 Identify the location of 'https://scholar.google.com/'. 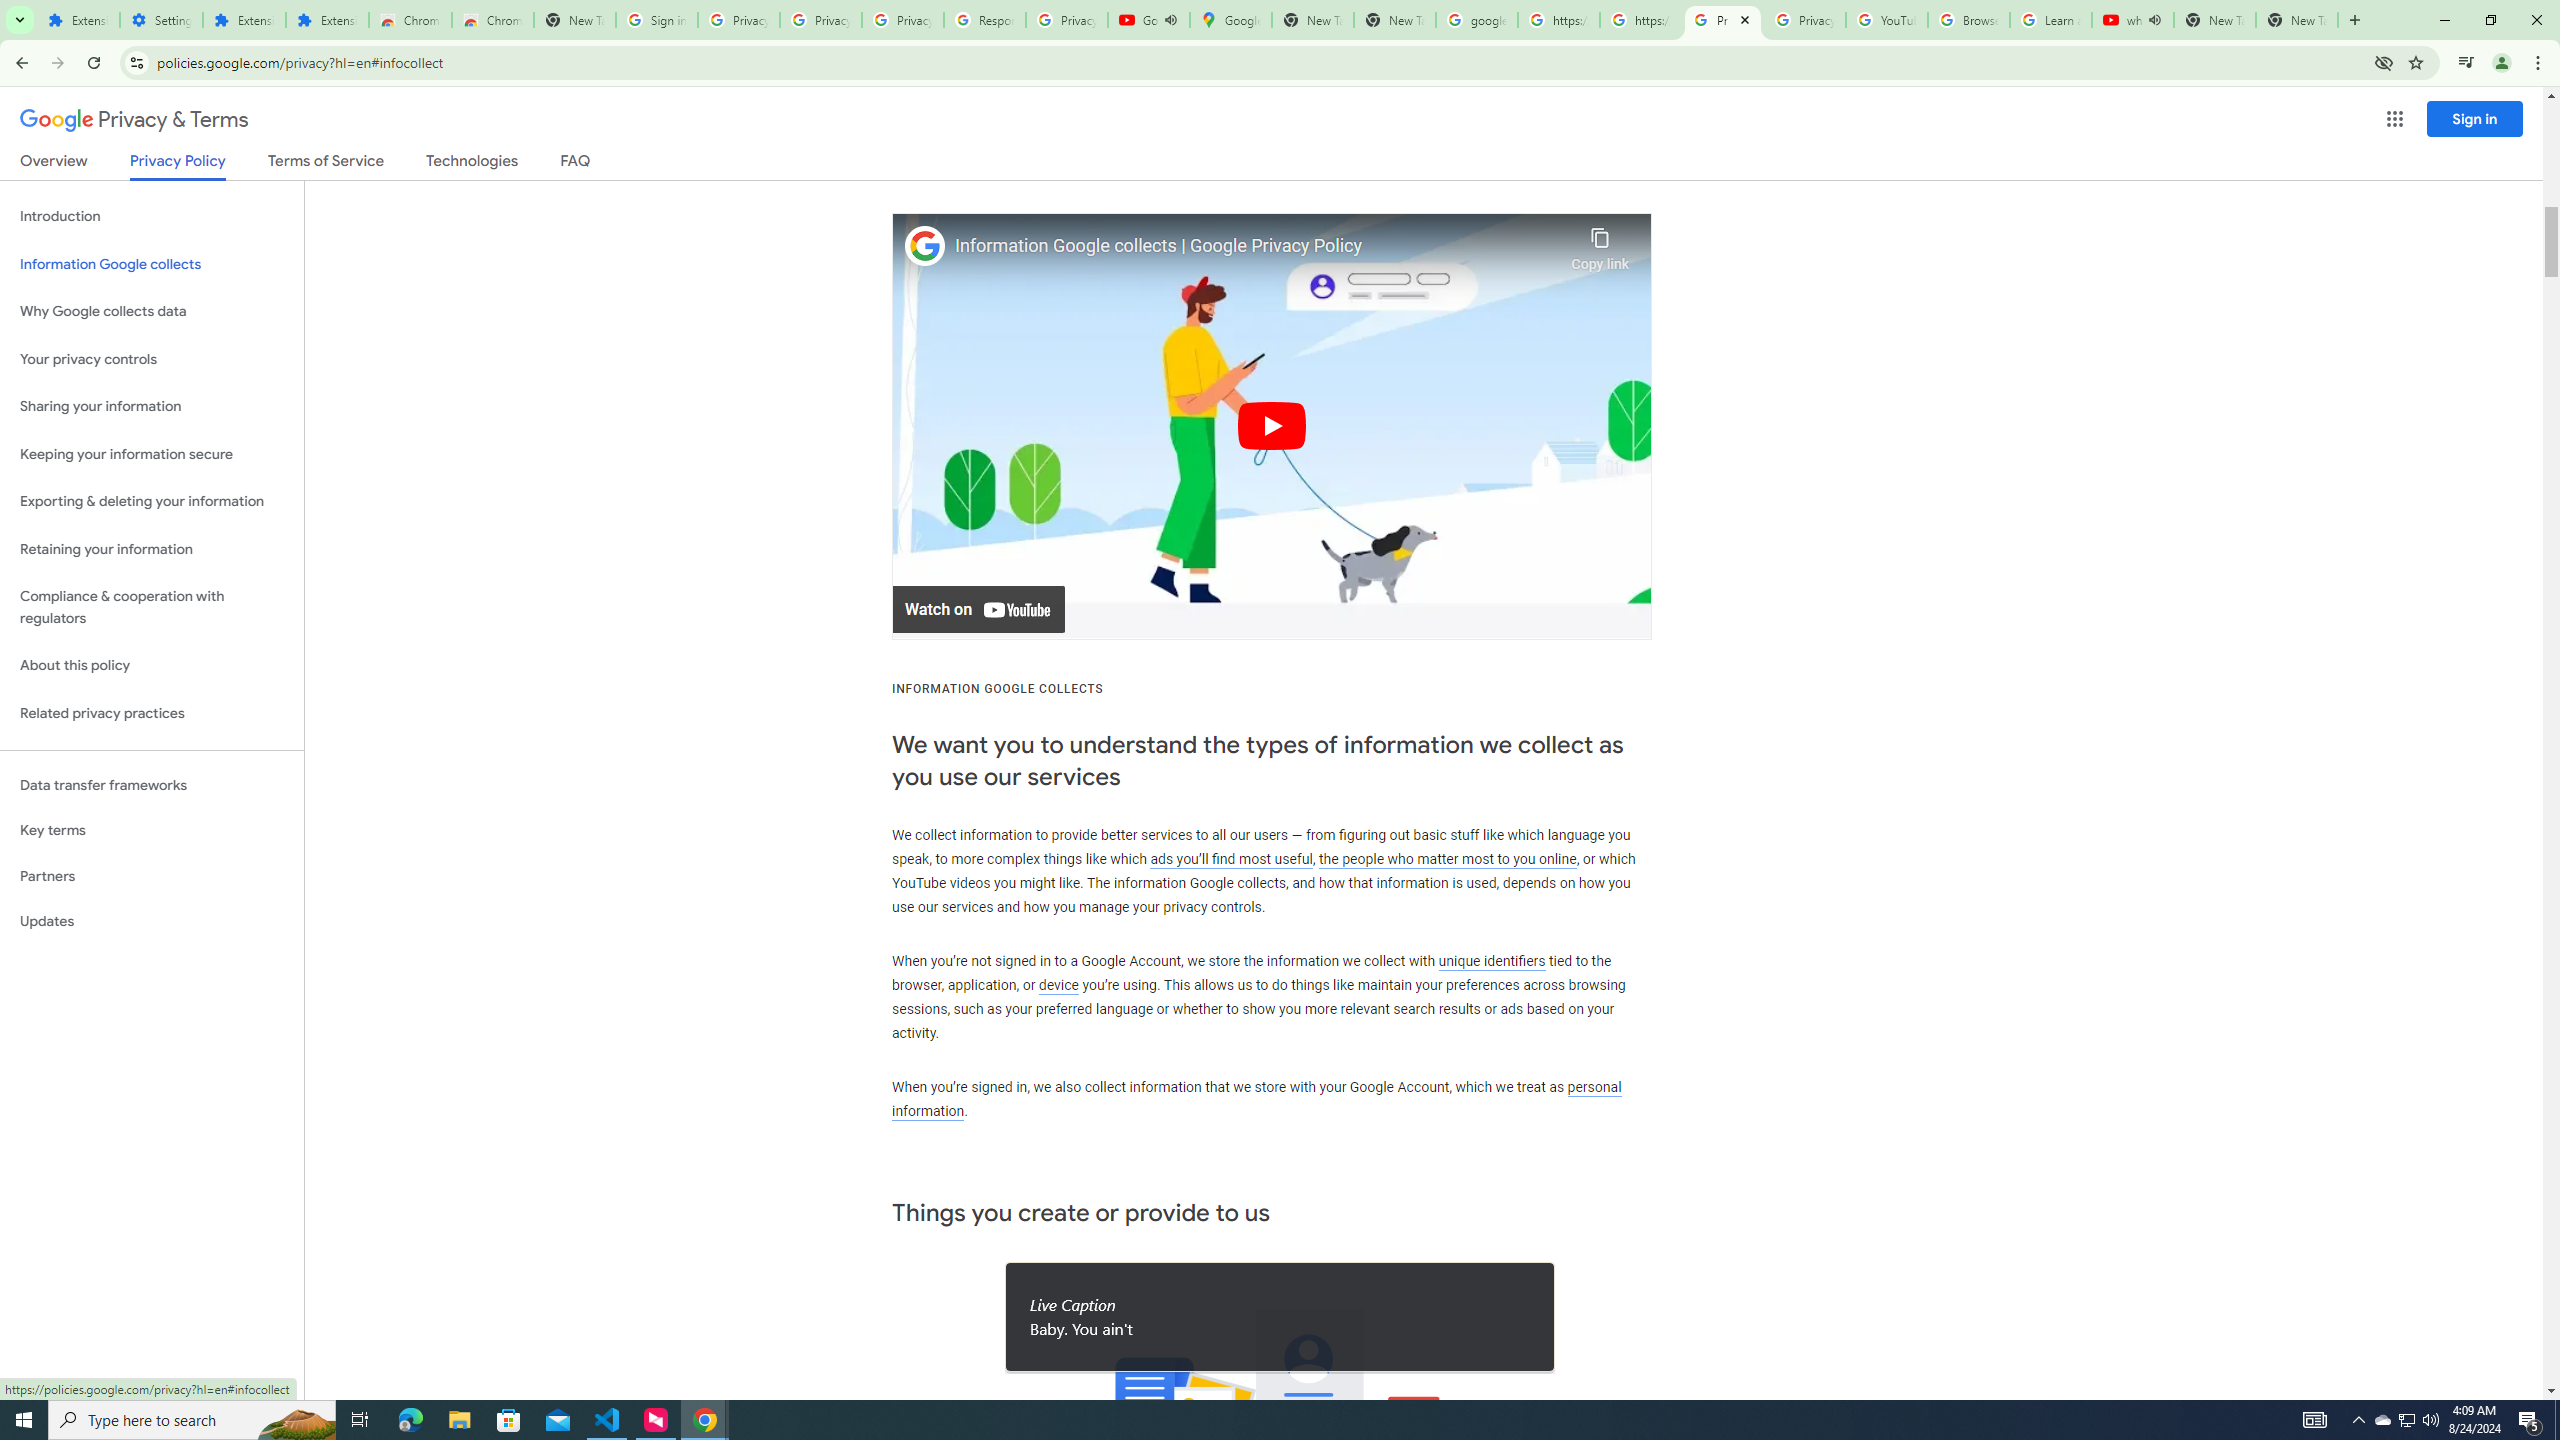
(1558, 19).